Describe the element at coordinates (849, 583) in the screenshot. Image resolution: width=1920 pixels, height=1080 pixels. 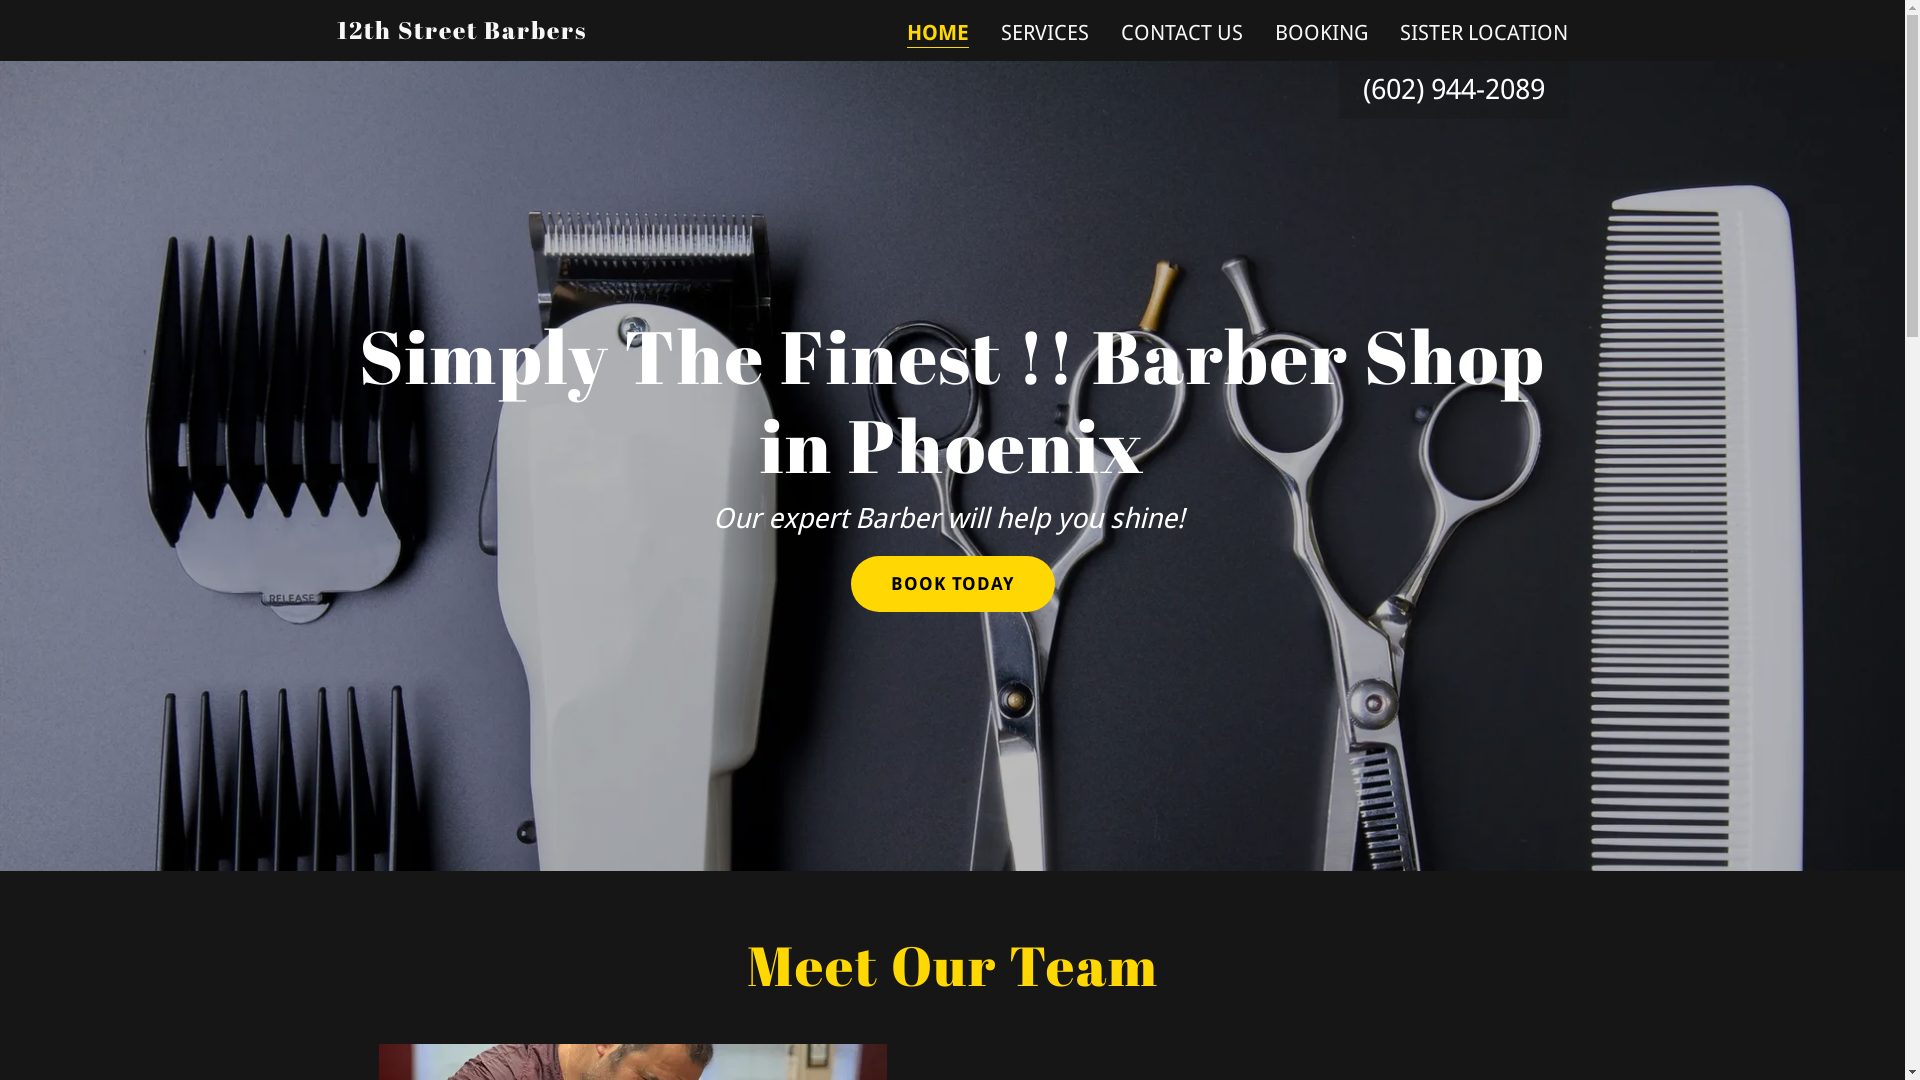
I see `'BOOK TODAY'` at that location.